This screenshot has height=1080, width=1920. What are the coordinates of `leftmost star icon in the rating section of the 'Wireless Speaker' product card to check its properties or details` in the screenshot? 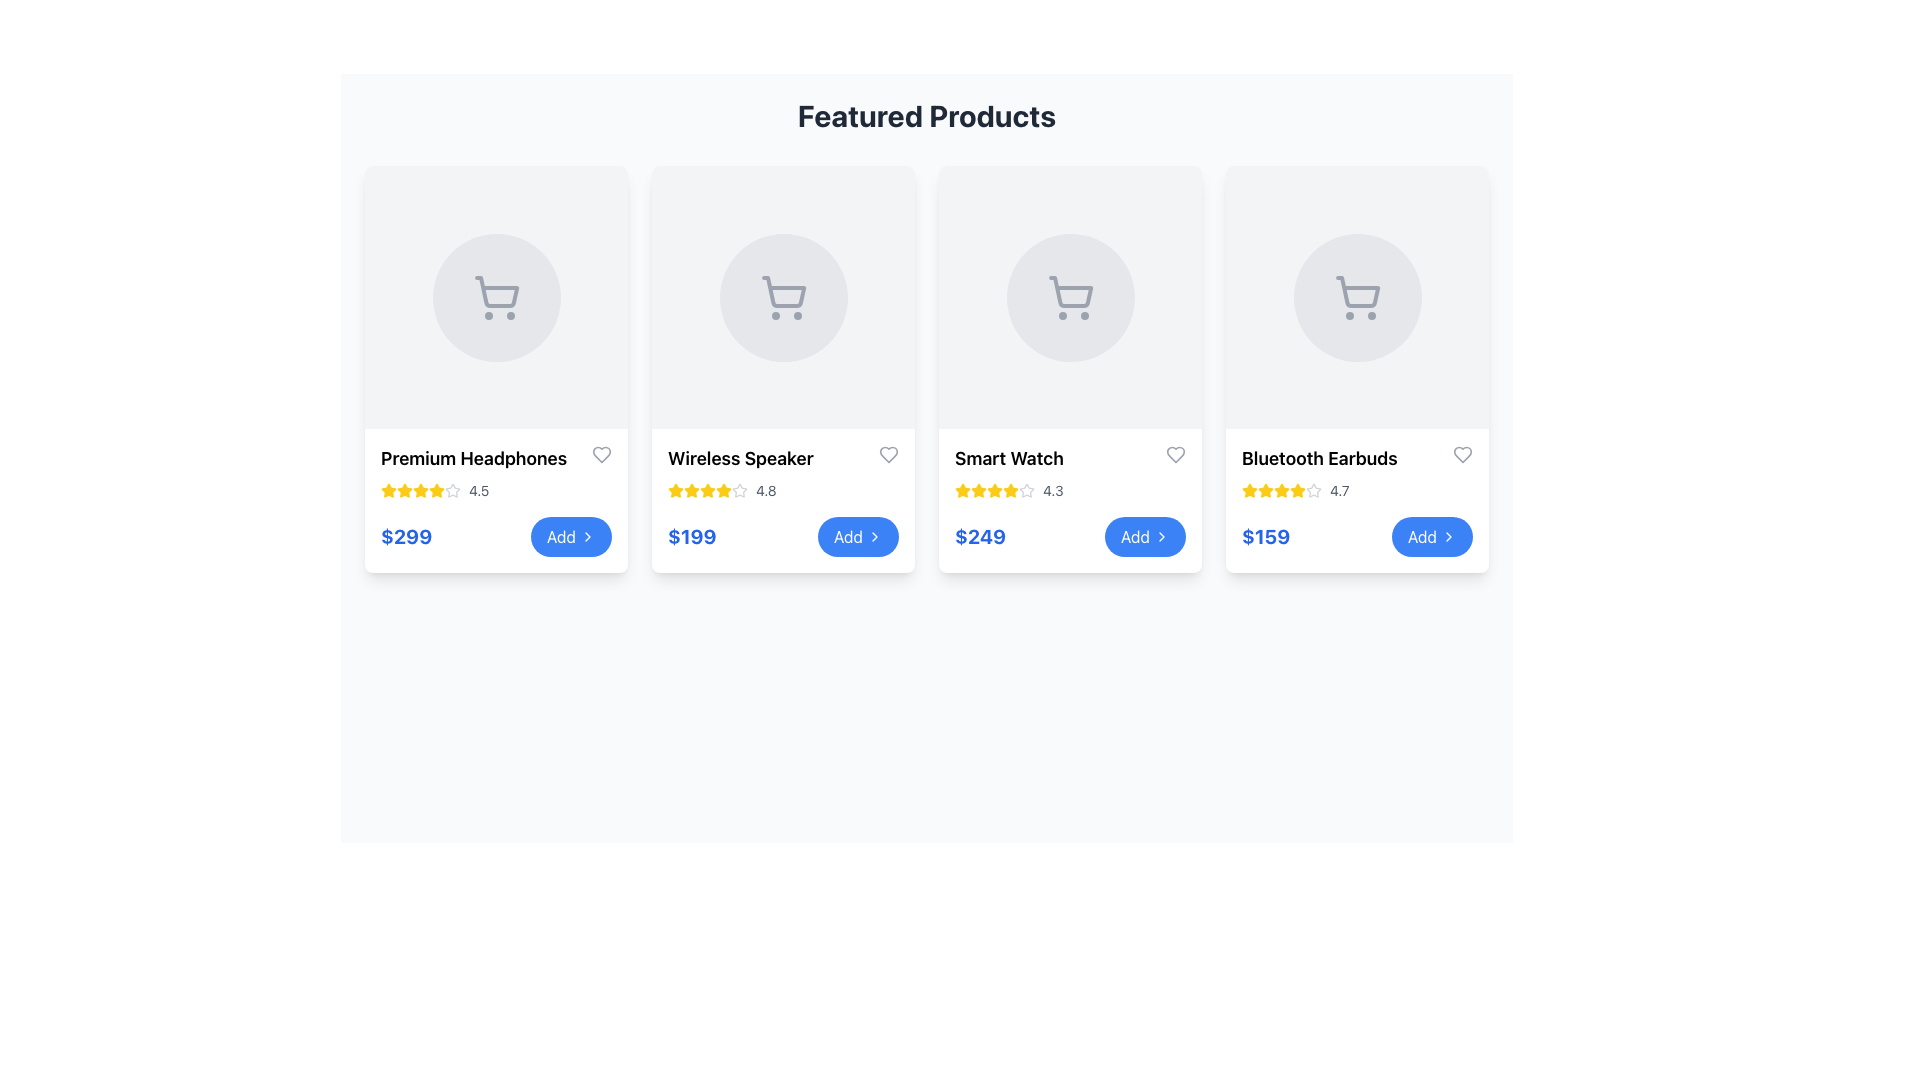 It's located at (676, 490).